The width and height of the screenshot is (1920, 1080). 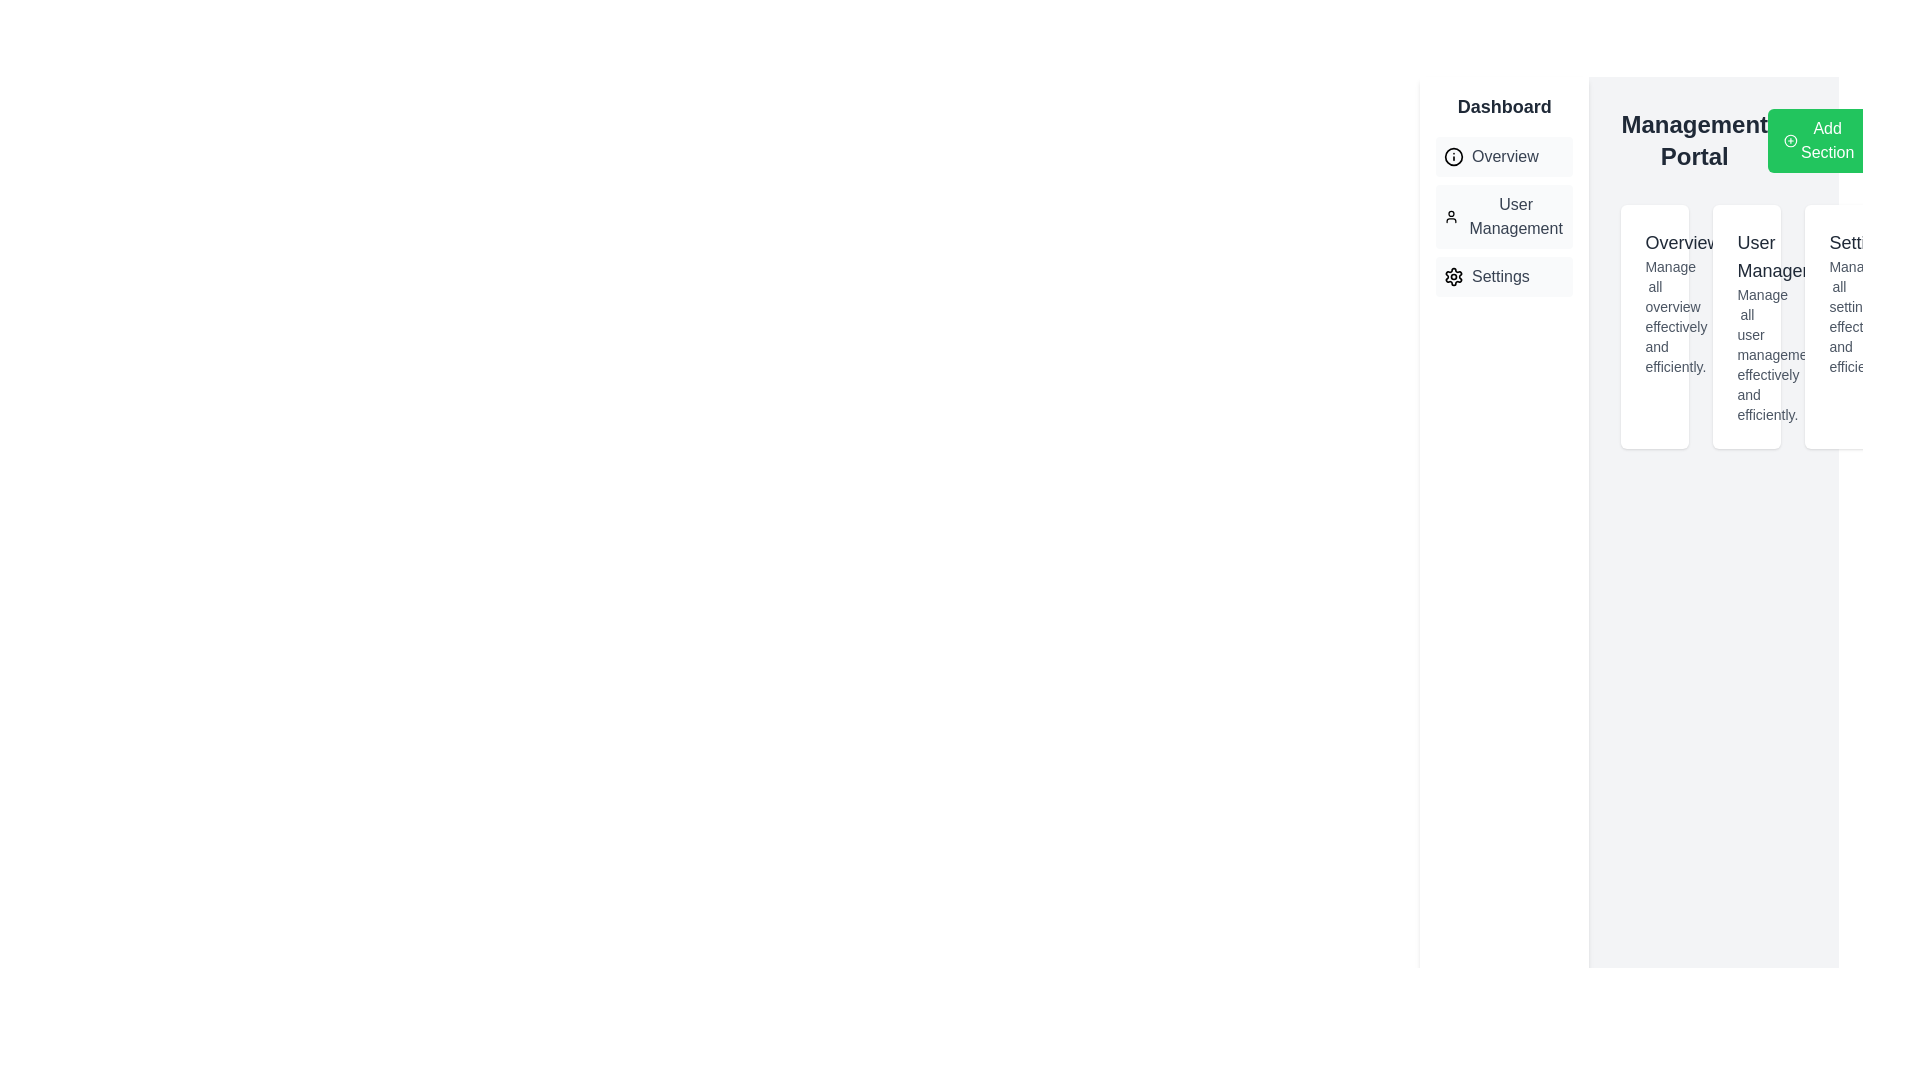 I want to click on the outer circular part of the SVG icon located in the sidebar next to the 'Overview' text link, so click(x=1454, y=156).